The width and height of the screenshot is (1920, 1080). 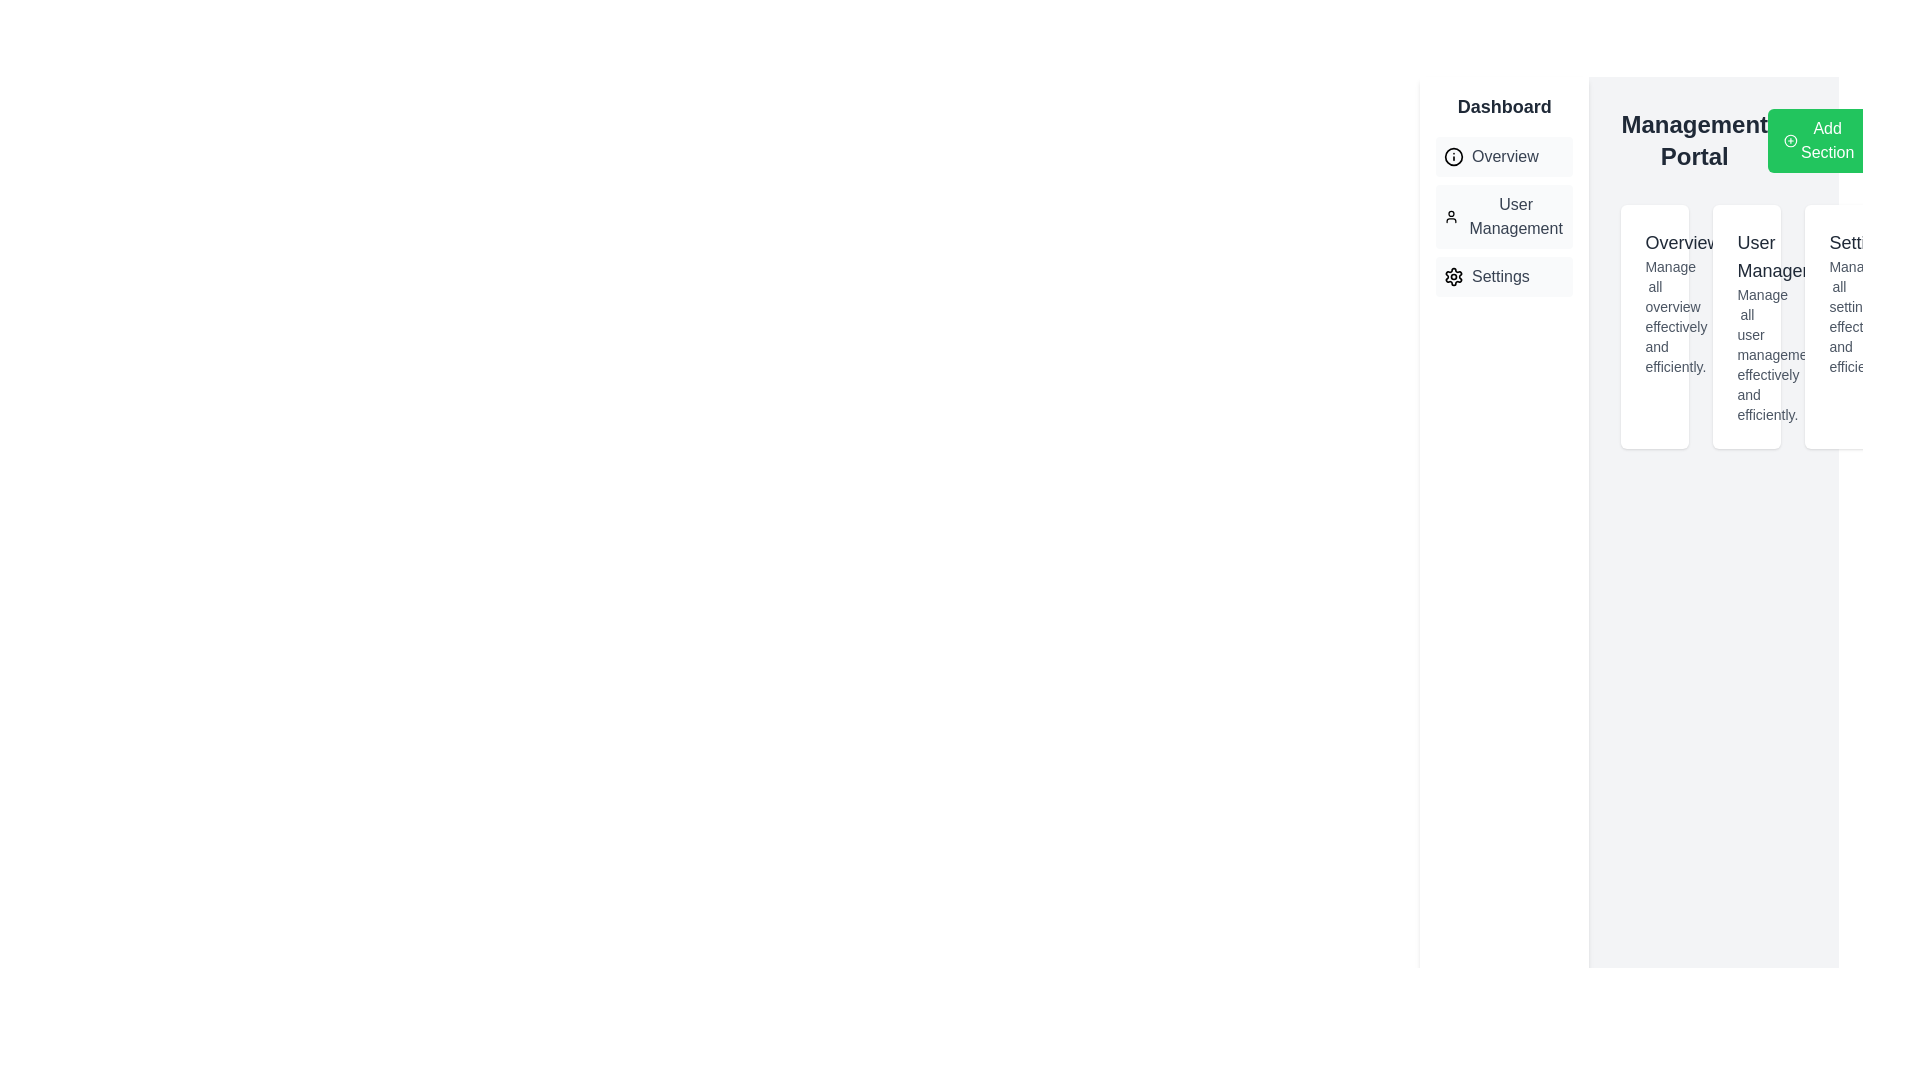 I want to click on the outer circular part of the SVG icon located in the sidebar next to the 'Overview' text link, so click(x=1454, y=156).